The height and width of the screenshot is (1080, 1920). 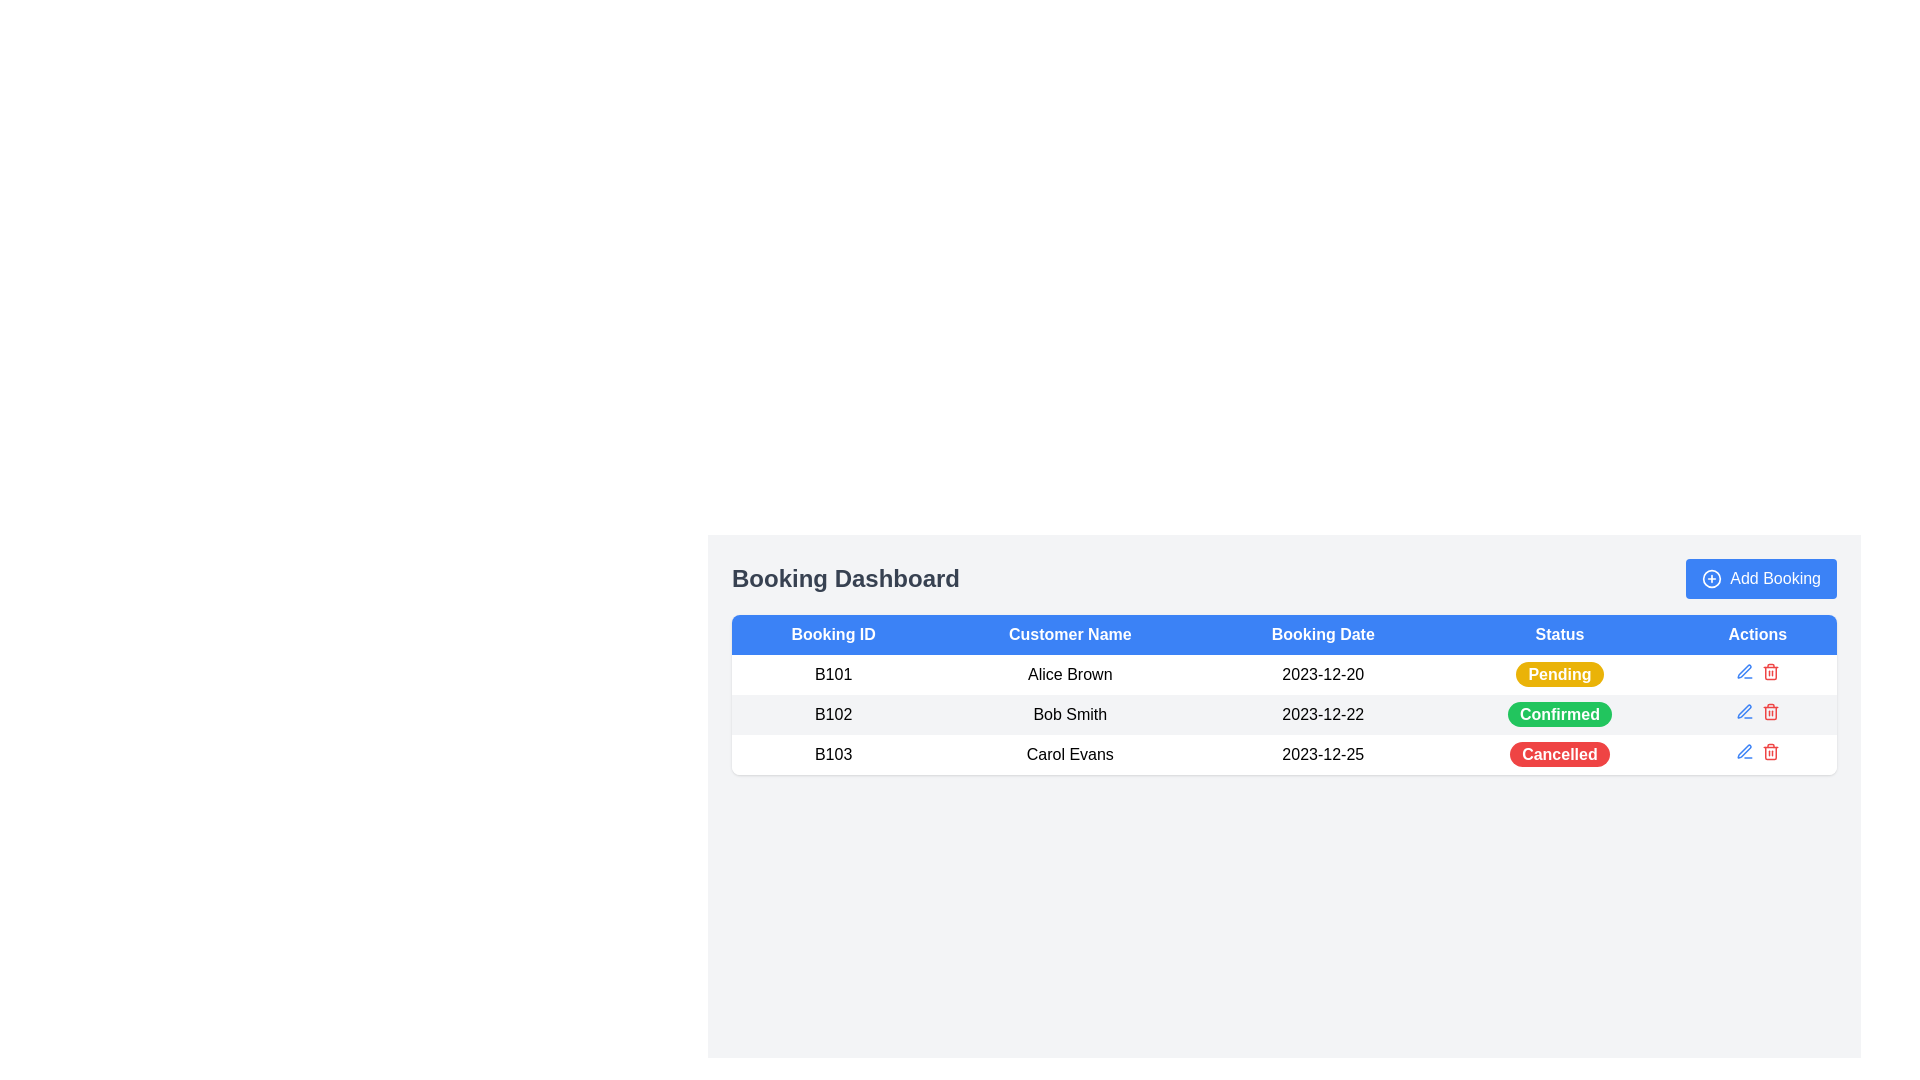 What do you see at coordinates (1770, 752) in the screenshot?
I see `the red trash can icon button located on the right side within the last row of the actions column in the table` at bounding box center [1770, 752].